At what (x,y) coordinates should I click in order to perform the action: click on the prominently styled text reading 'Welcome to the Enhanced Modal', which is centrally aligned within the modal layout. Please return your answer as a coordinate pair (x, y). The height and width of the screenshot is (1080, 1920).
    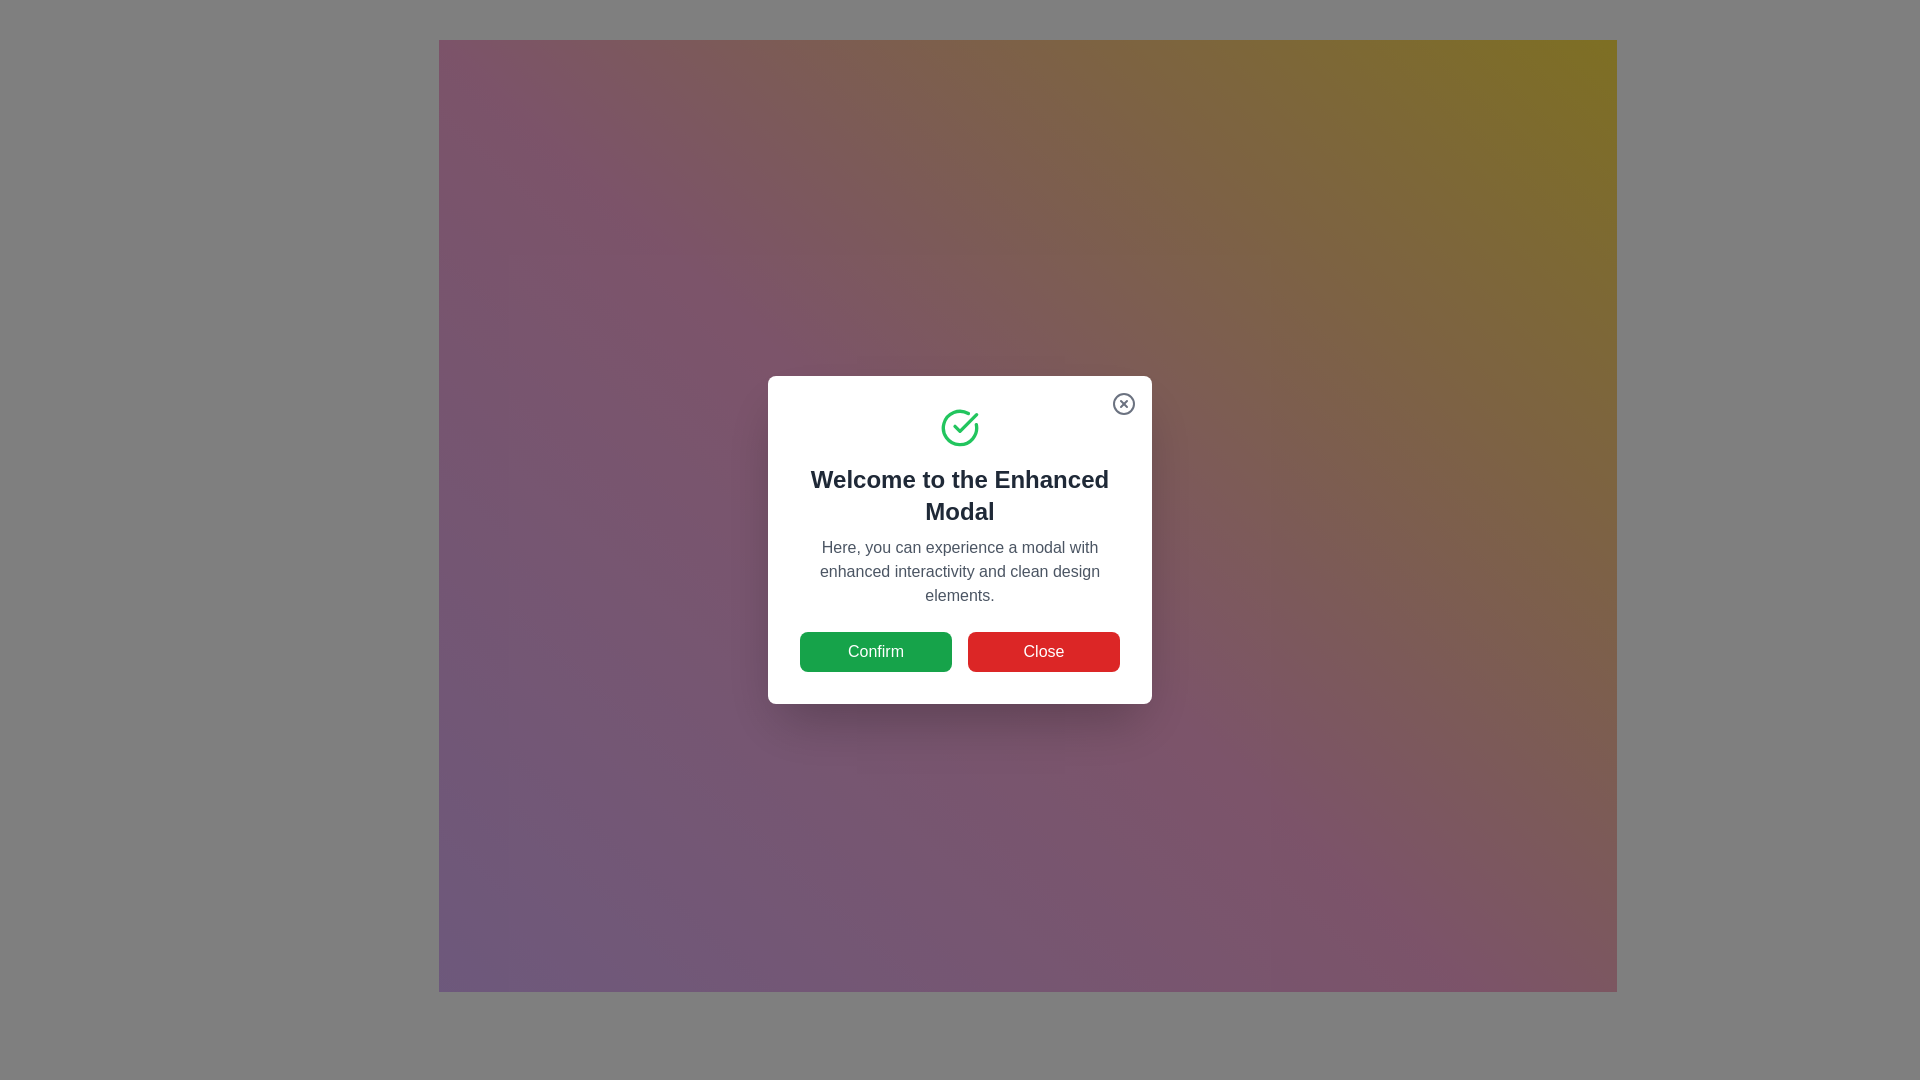
    Looking at the image, I should click on (960, 495).